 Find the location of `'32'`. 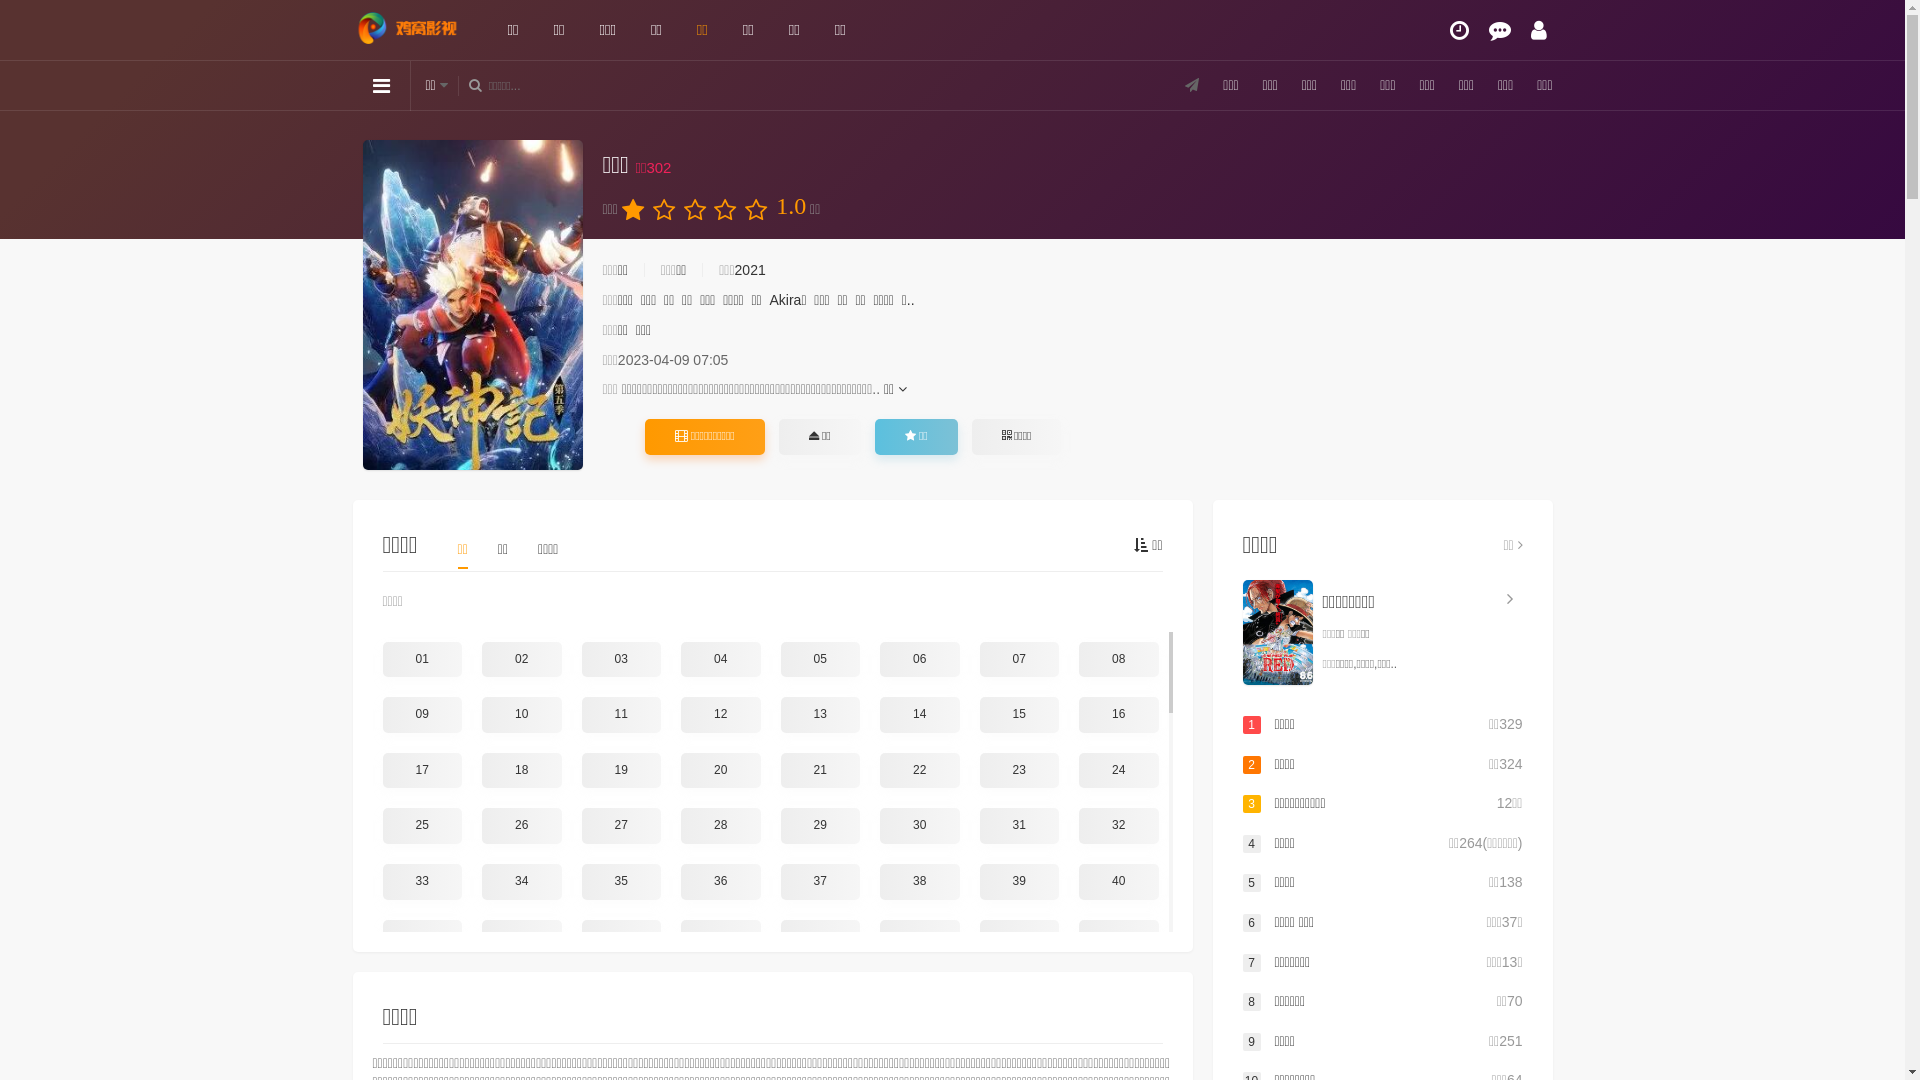

'32' is located at coordinates (1117, 825).